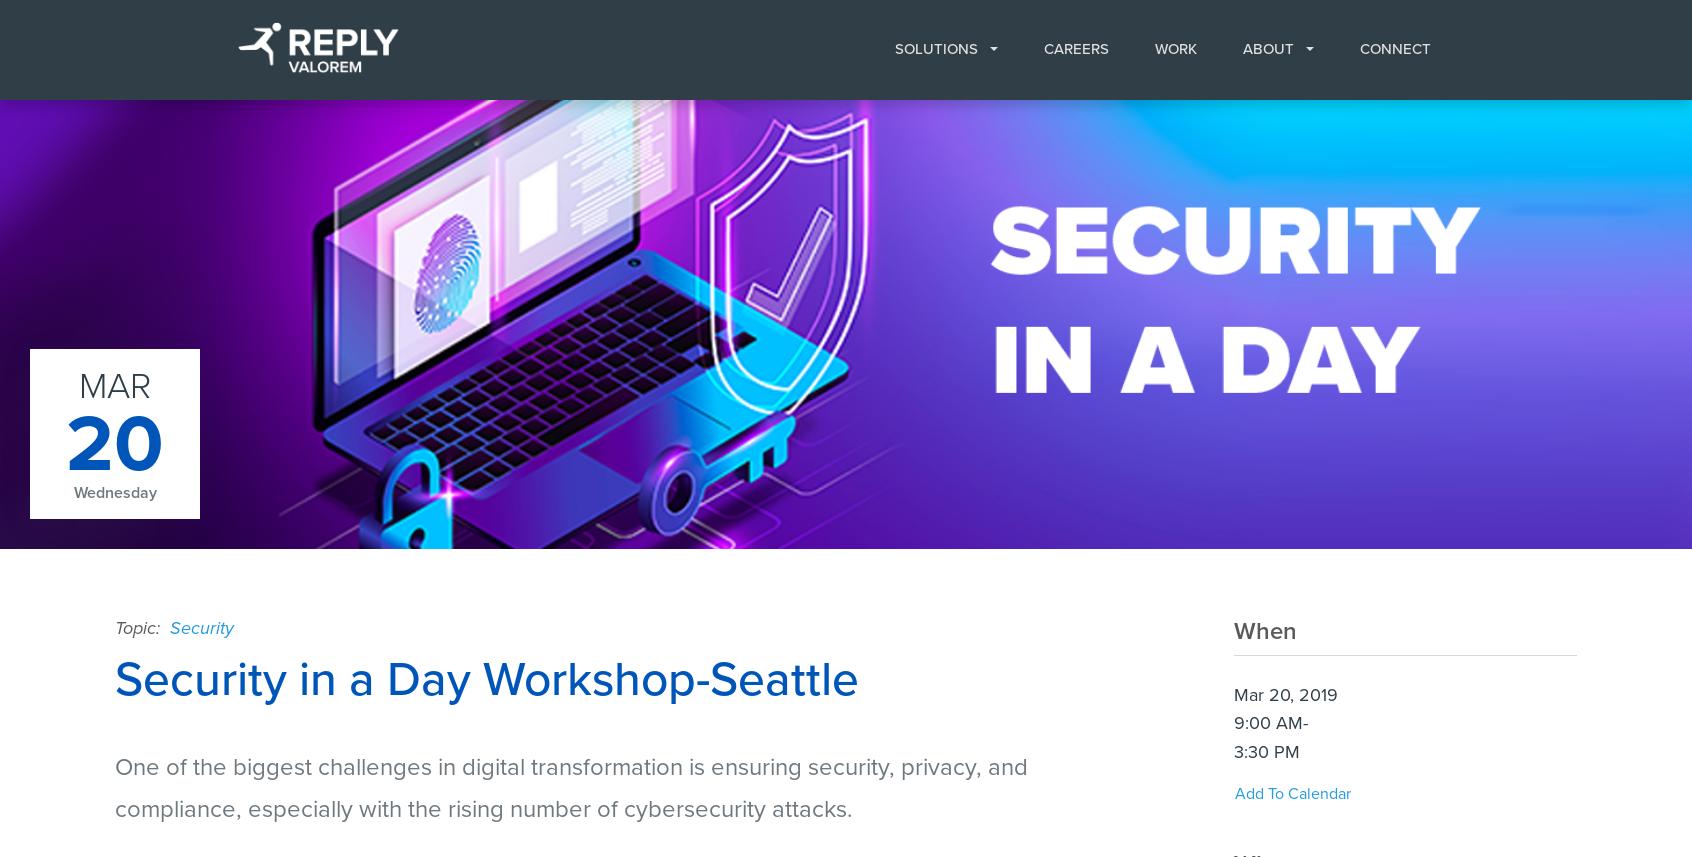 This screenshot has height=857, width=1692. Describe the element at coordinates (1284, 694) in the screenshot. I see `'Mar 20, 2019'` at that location.